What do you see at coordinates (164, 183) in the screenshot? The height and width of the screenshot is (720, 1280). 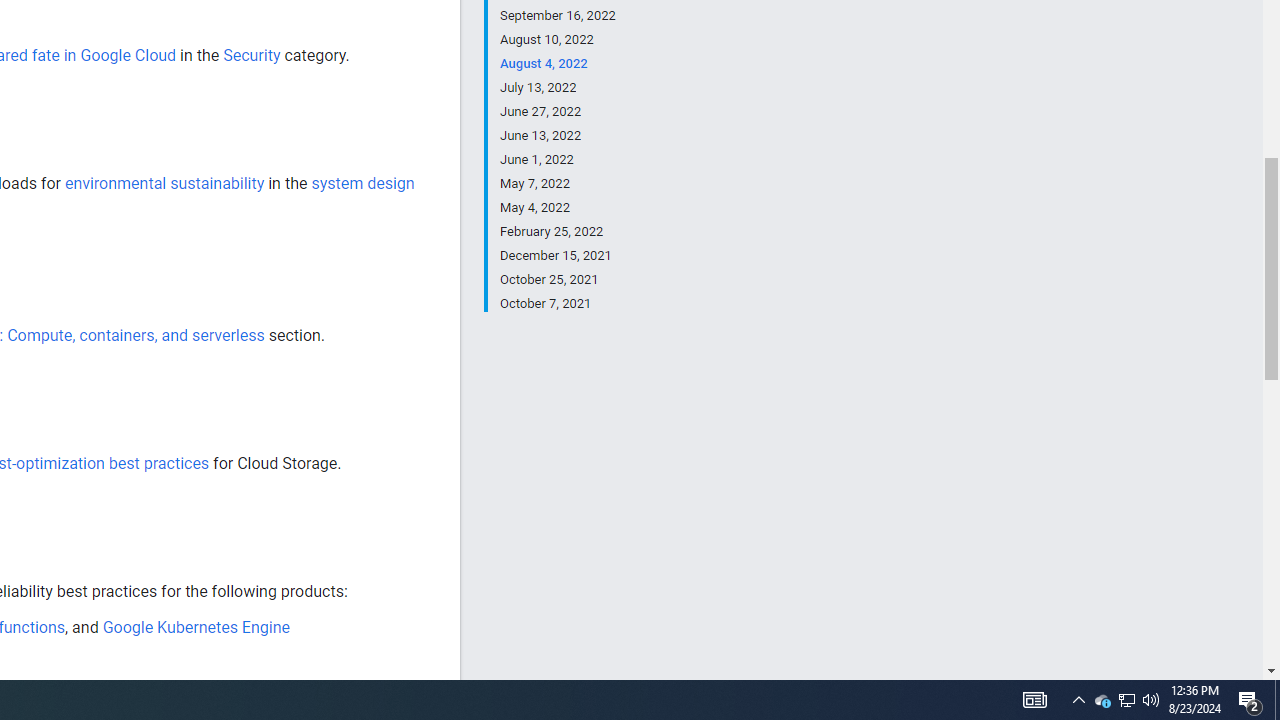 I see `'environmental sustainability'` at bounding box center [164, 183].